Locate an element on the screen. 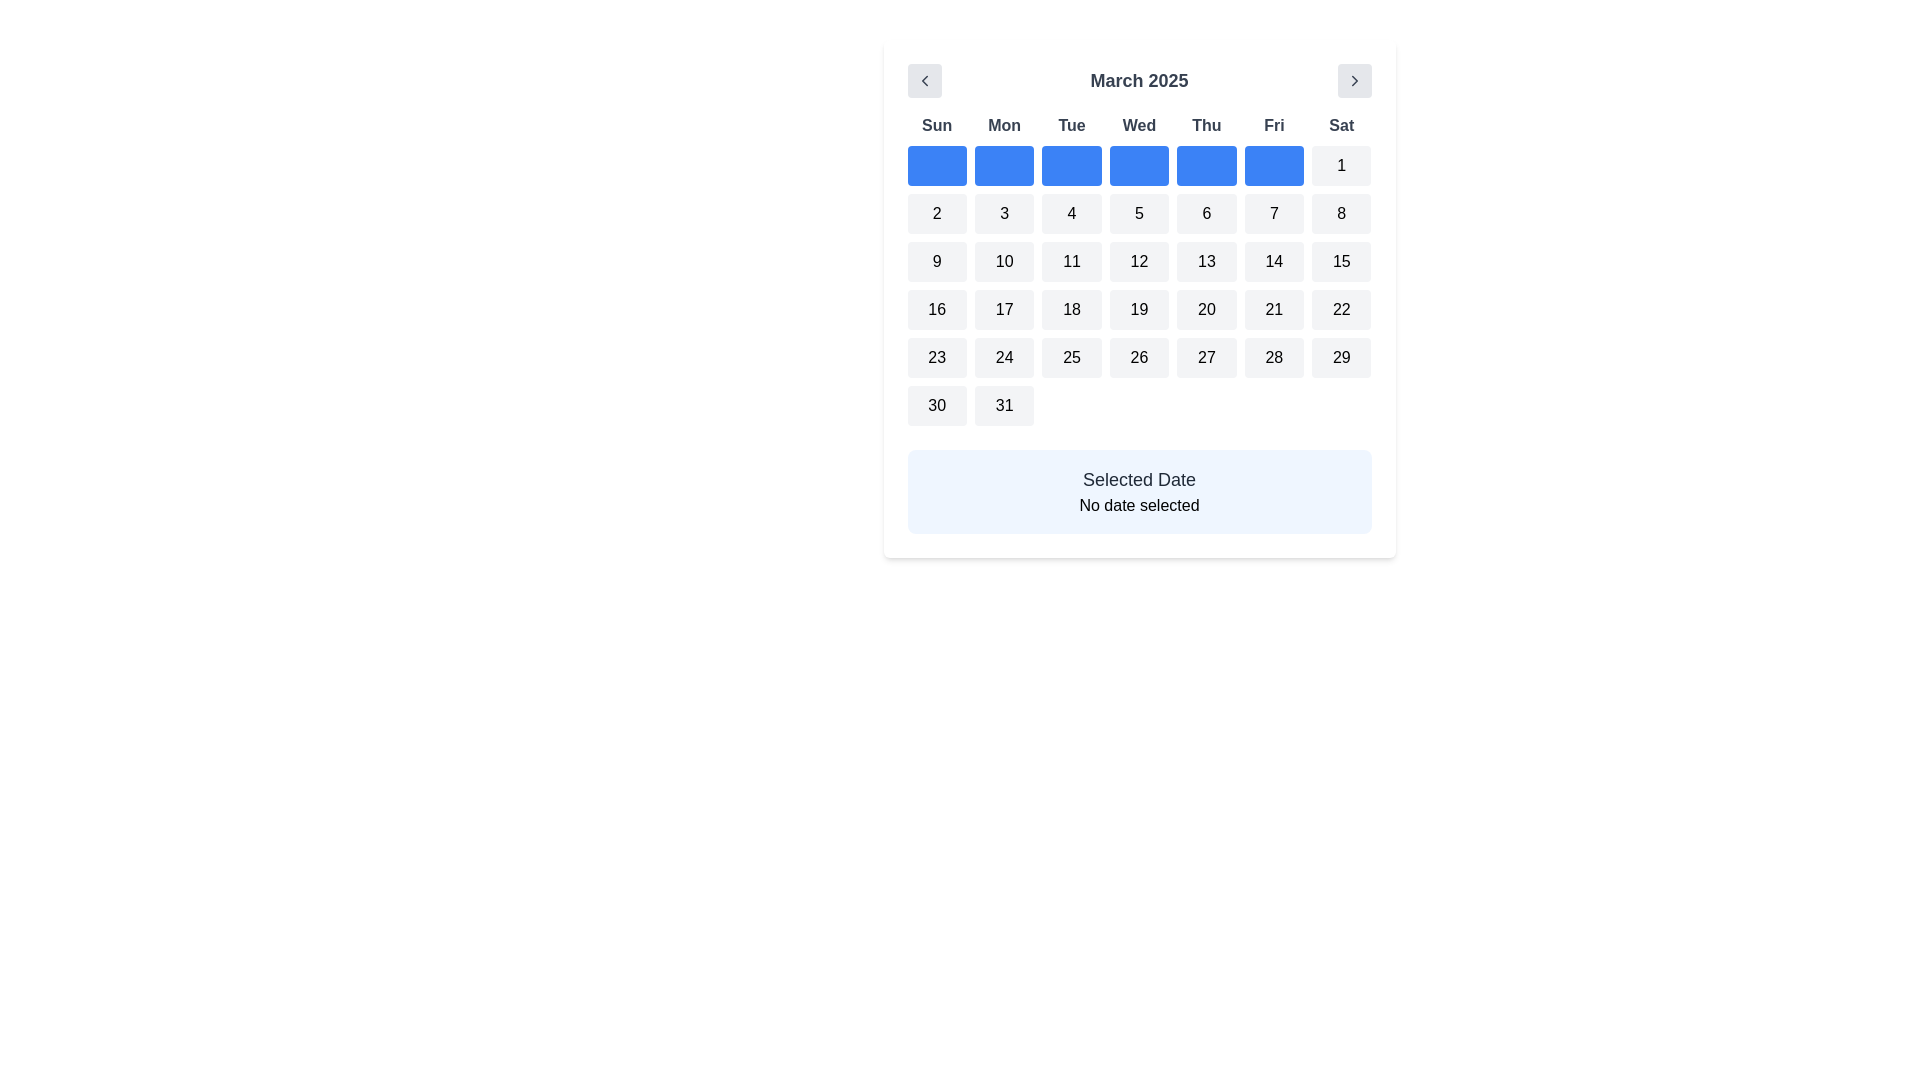 This screenshot has height=1080, width=1920. a day in the calendar view for March 2025 is located at coordinates (1139, 299).